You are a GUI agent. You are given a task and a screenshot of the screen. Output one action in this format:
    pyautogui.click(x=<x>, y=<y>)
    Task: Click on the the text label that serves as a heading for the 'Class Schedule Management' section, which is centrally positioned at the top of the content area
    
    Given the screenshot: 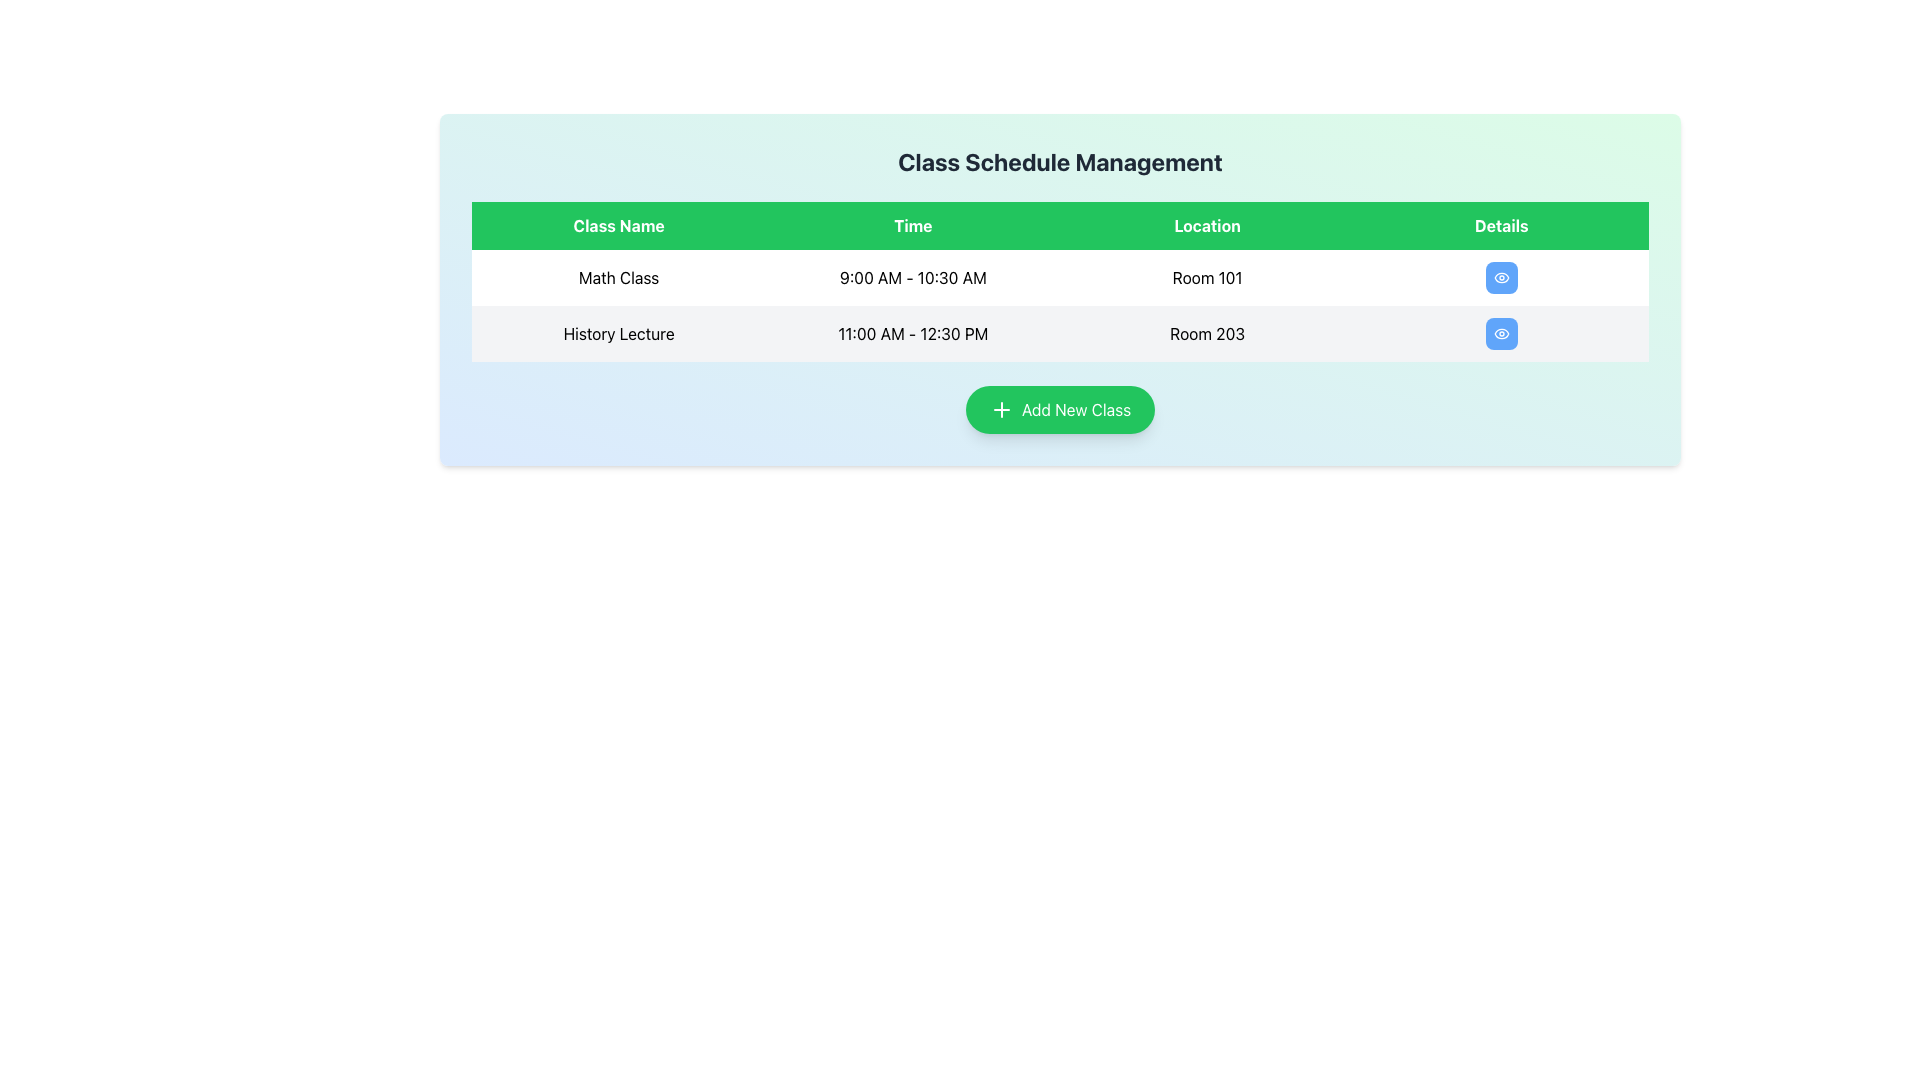 What is the action you would take?
    pyautogui.click(x=1059, y=161)
    